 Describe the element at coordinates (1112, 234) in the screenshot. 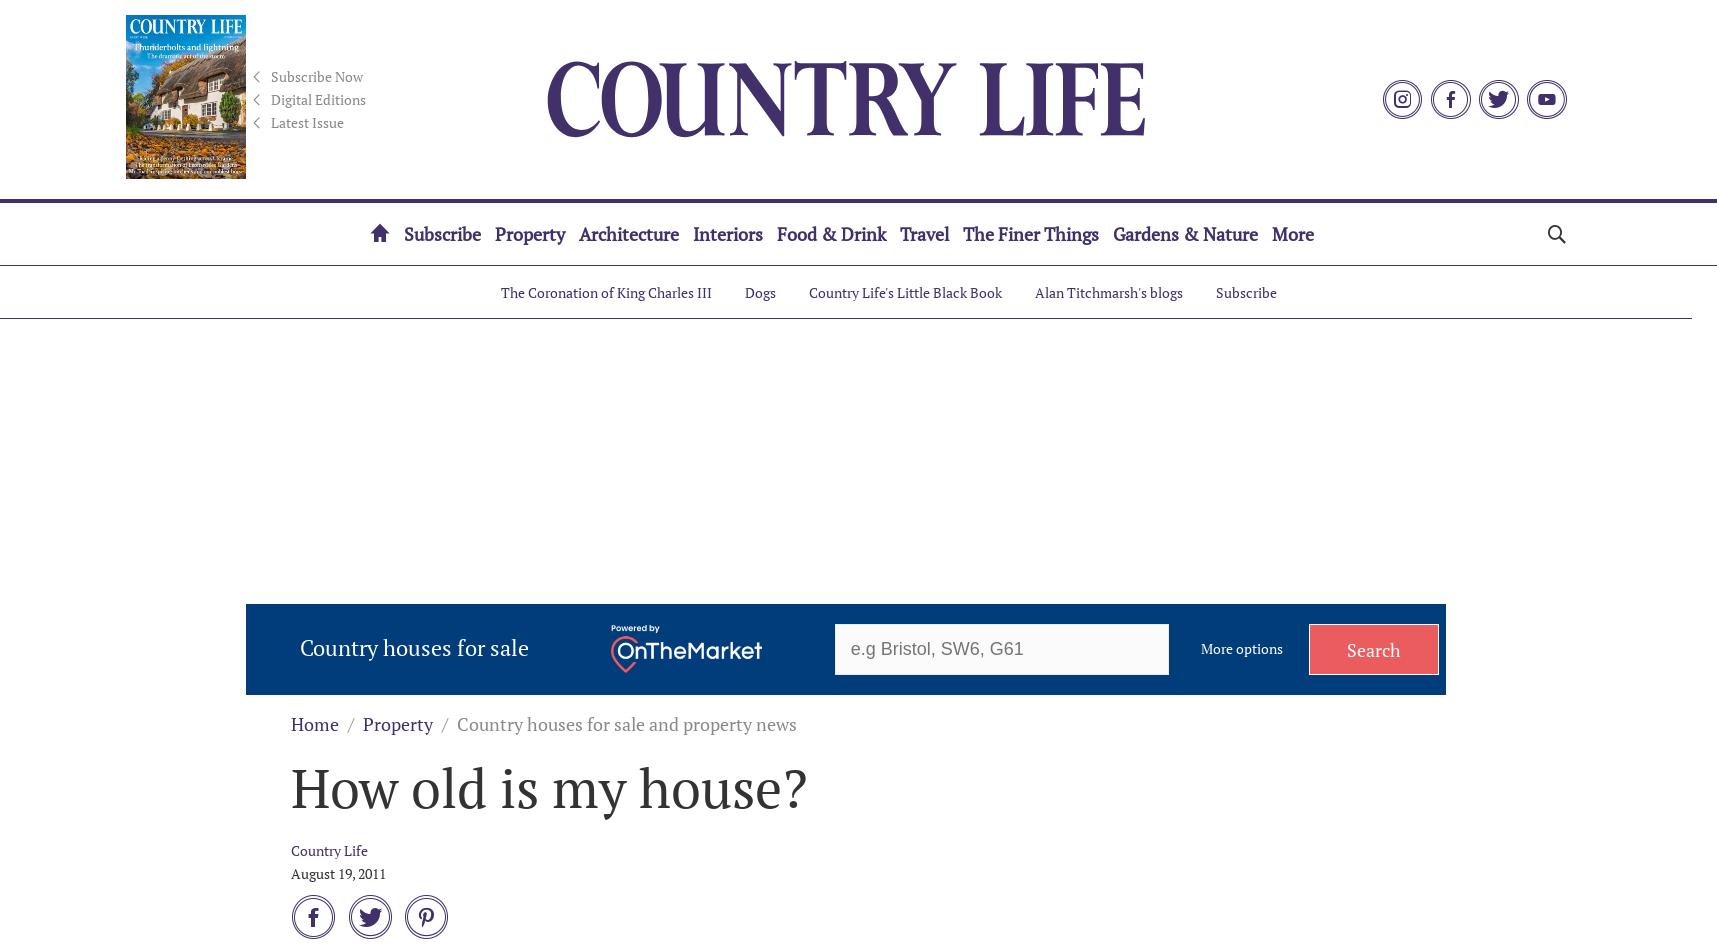

I see `'Gardens & Nature'` at that location.